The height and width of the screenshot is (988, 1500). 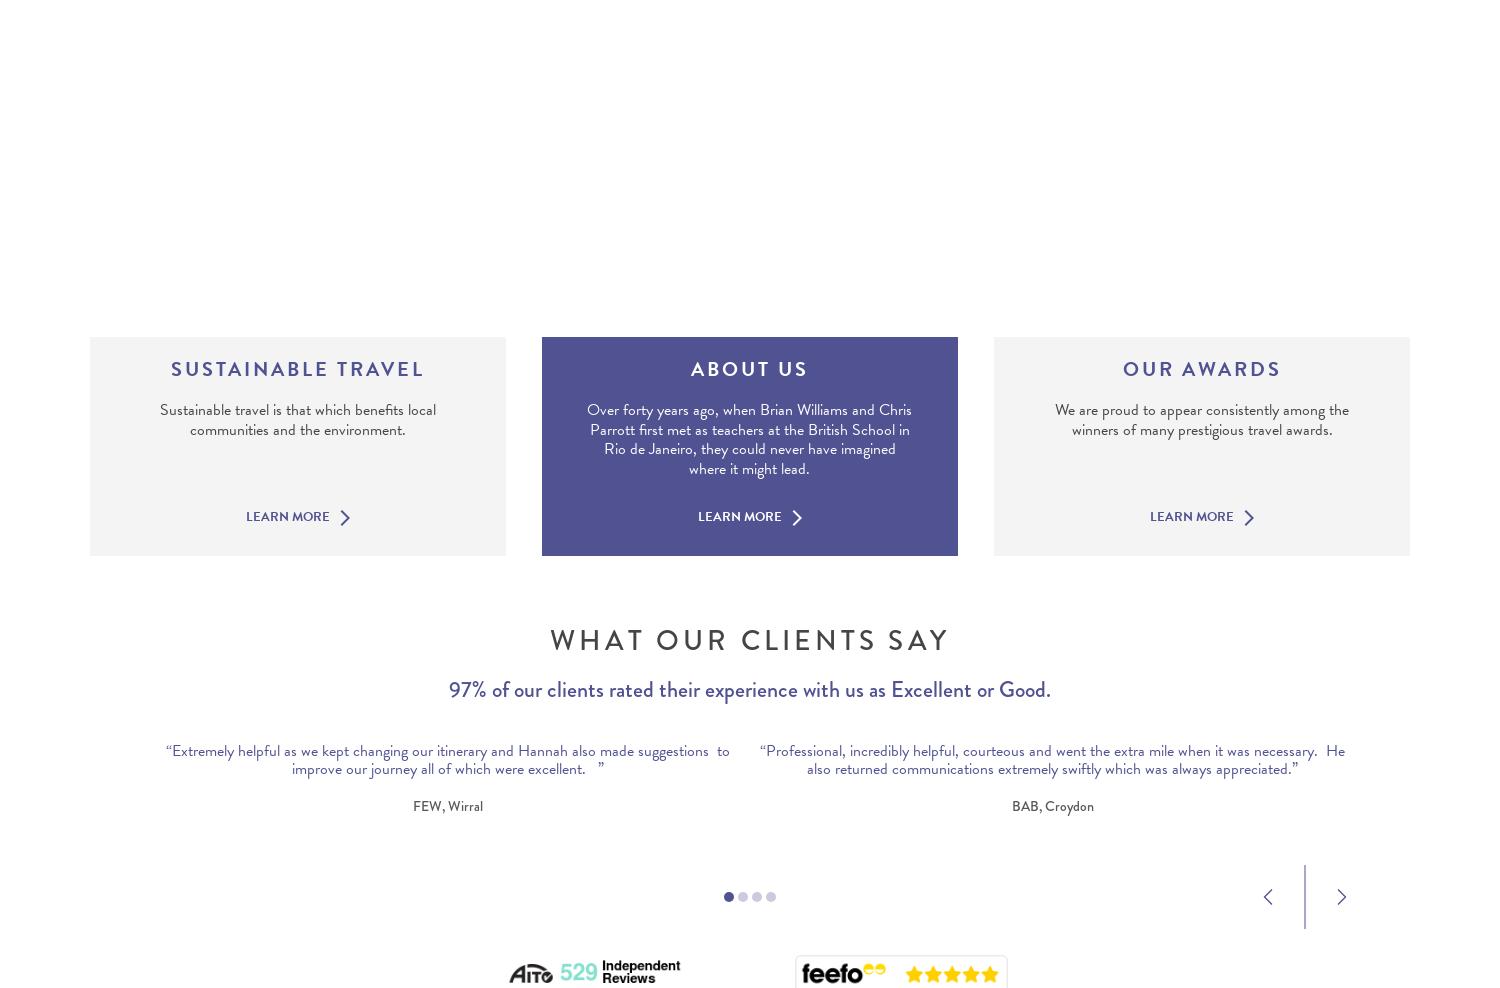 What do you see at coordinates (748, 438) in the screenshot?
I see `'Over forty years ago, when Brian Williams and Chris Parrott first met as teachers at the British School in Rio de Janeiro, they could never have imagined where it might lead.'` at bounding box center [748, 438].